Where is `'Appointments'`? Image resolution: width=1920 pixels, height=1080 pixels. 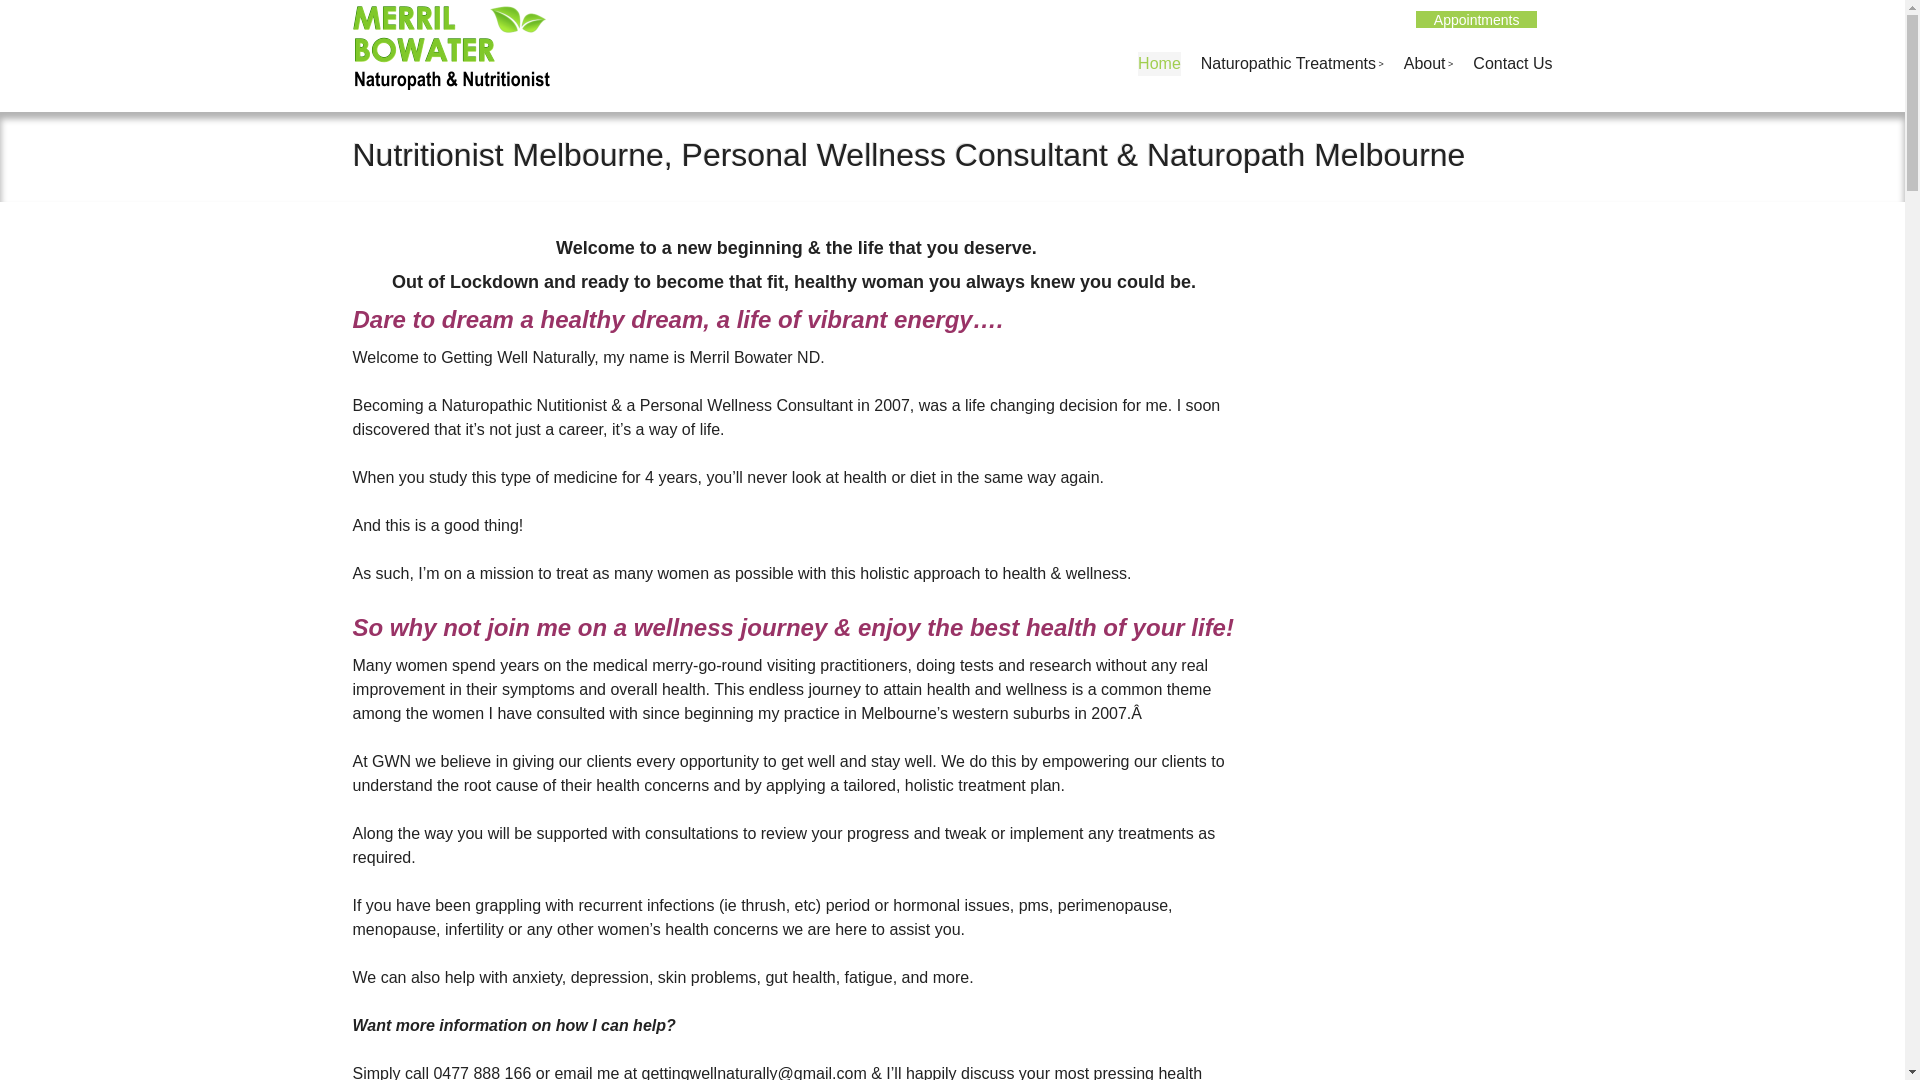
'Appointments' is located at coordinates (1477, 19).